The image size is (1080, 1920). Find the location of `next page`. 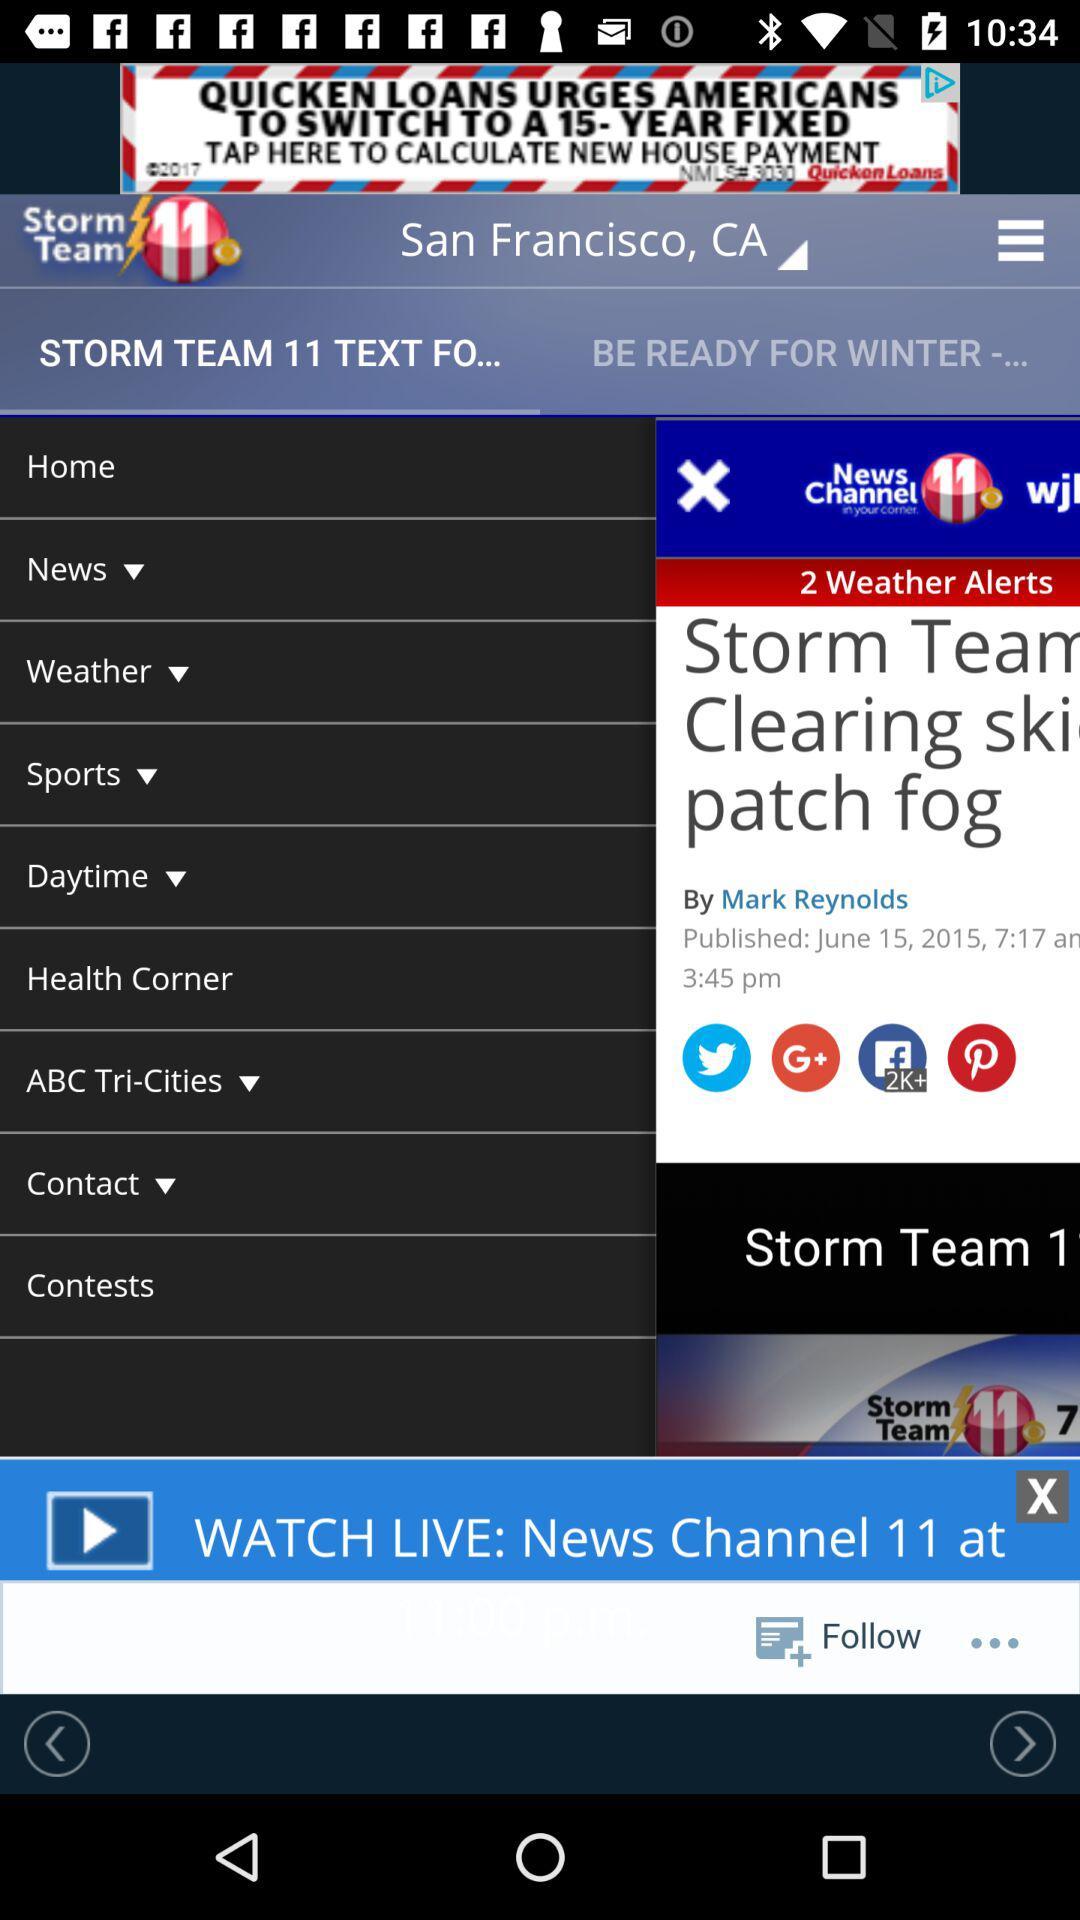

next page is located at coordinates (1022, 1742).